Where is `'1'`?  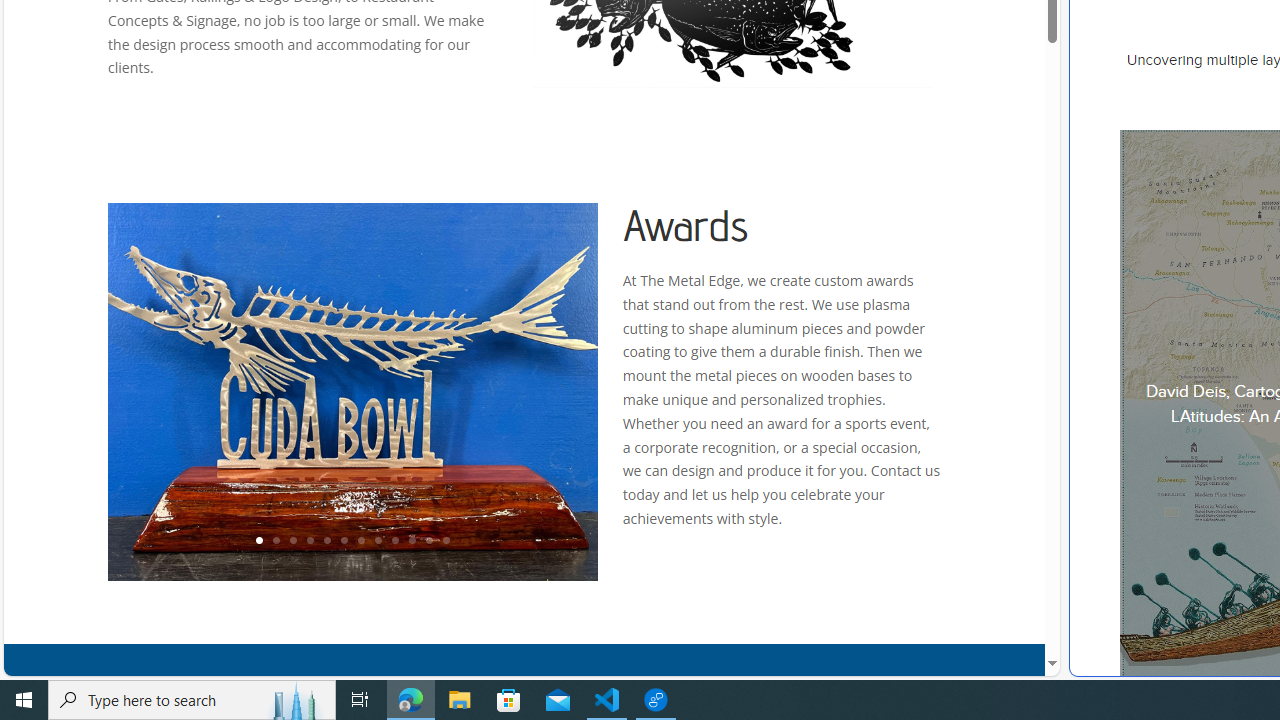 '1' is located at coordinates (257, 541).